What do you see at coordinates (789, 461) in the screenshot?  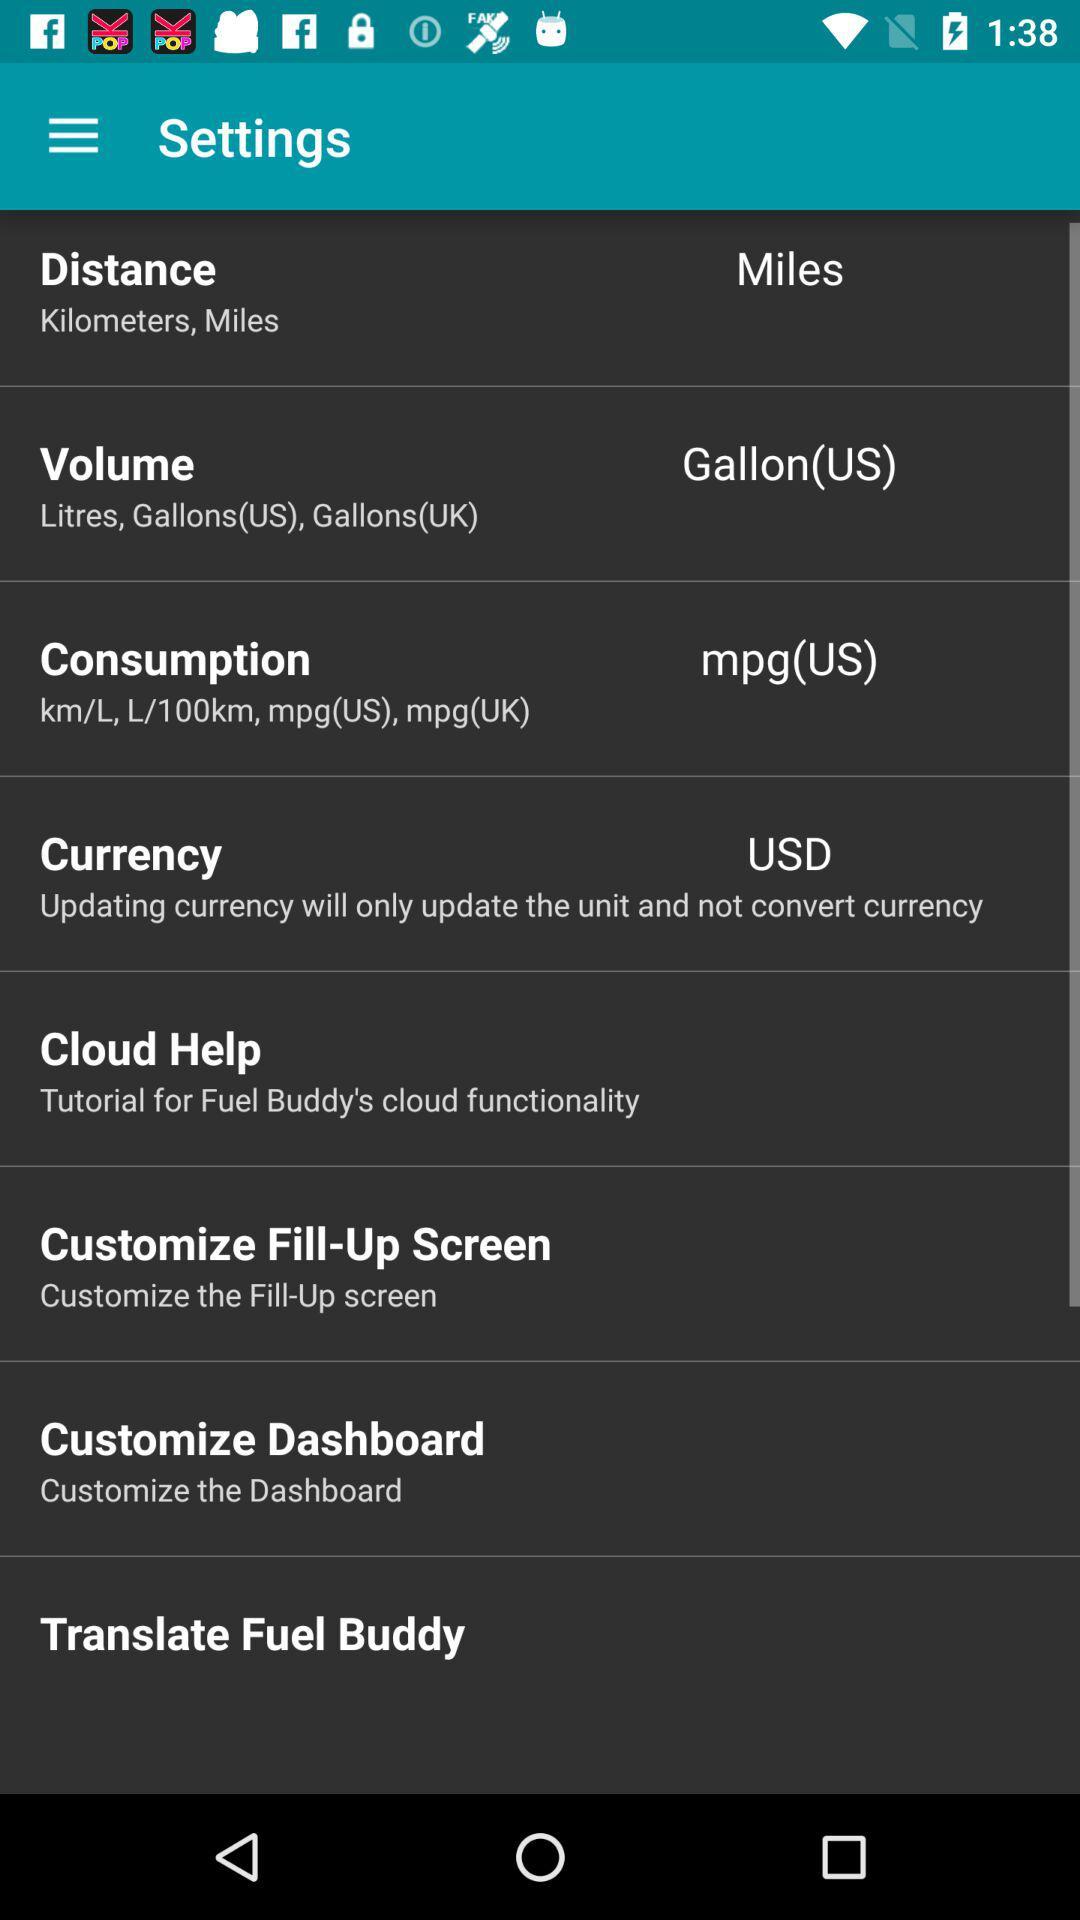 I see `icon next to the volume item` at bounding box center [789, 461].